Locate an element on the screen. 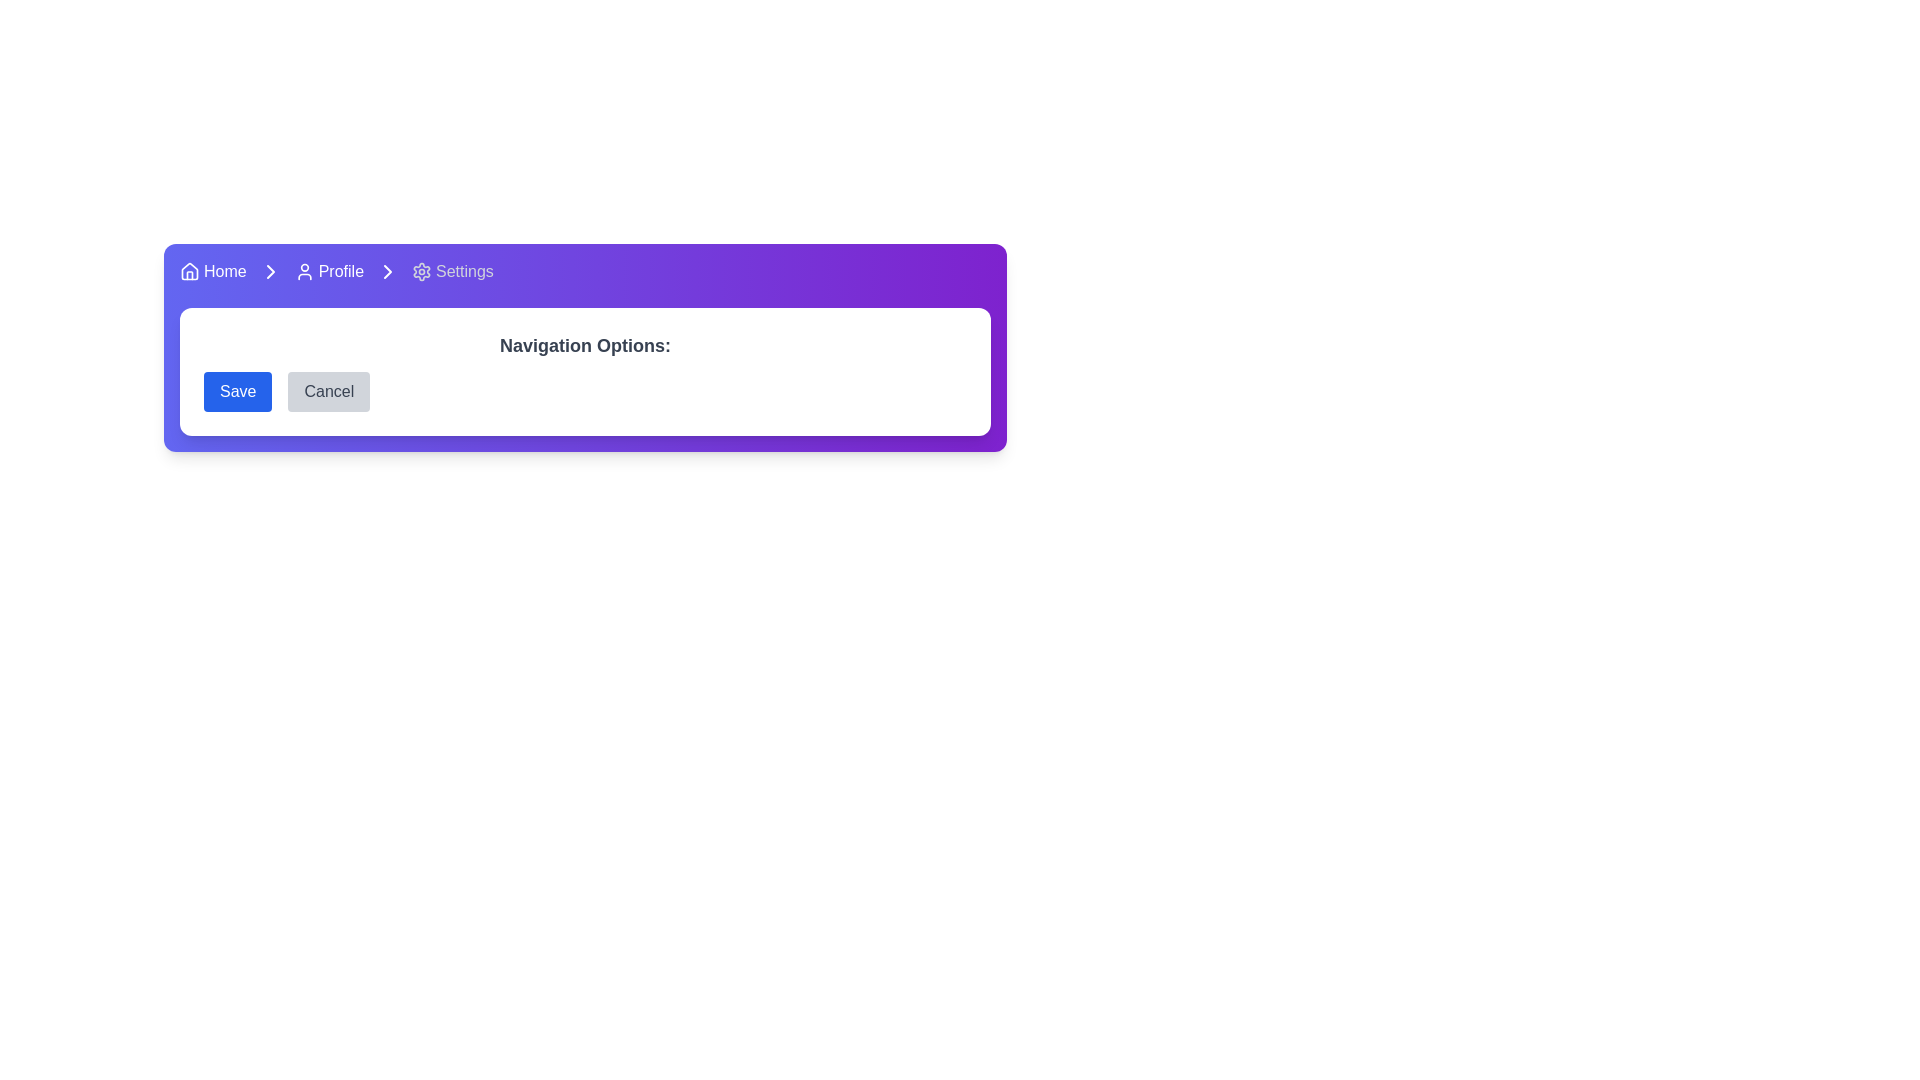 This screenshot has height=1080, width=1920. the 'Settings' text label located on the far-right of the navigation bar, styled in white on a purple background, adjacent to the gear icon is located at coordinates (464, 272).